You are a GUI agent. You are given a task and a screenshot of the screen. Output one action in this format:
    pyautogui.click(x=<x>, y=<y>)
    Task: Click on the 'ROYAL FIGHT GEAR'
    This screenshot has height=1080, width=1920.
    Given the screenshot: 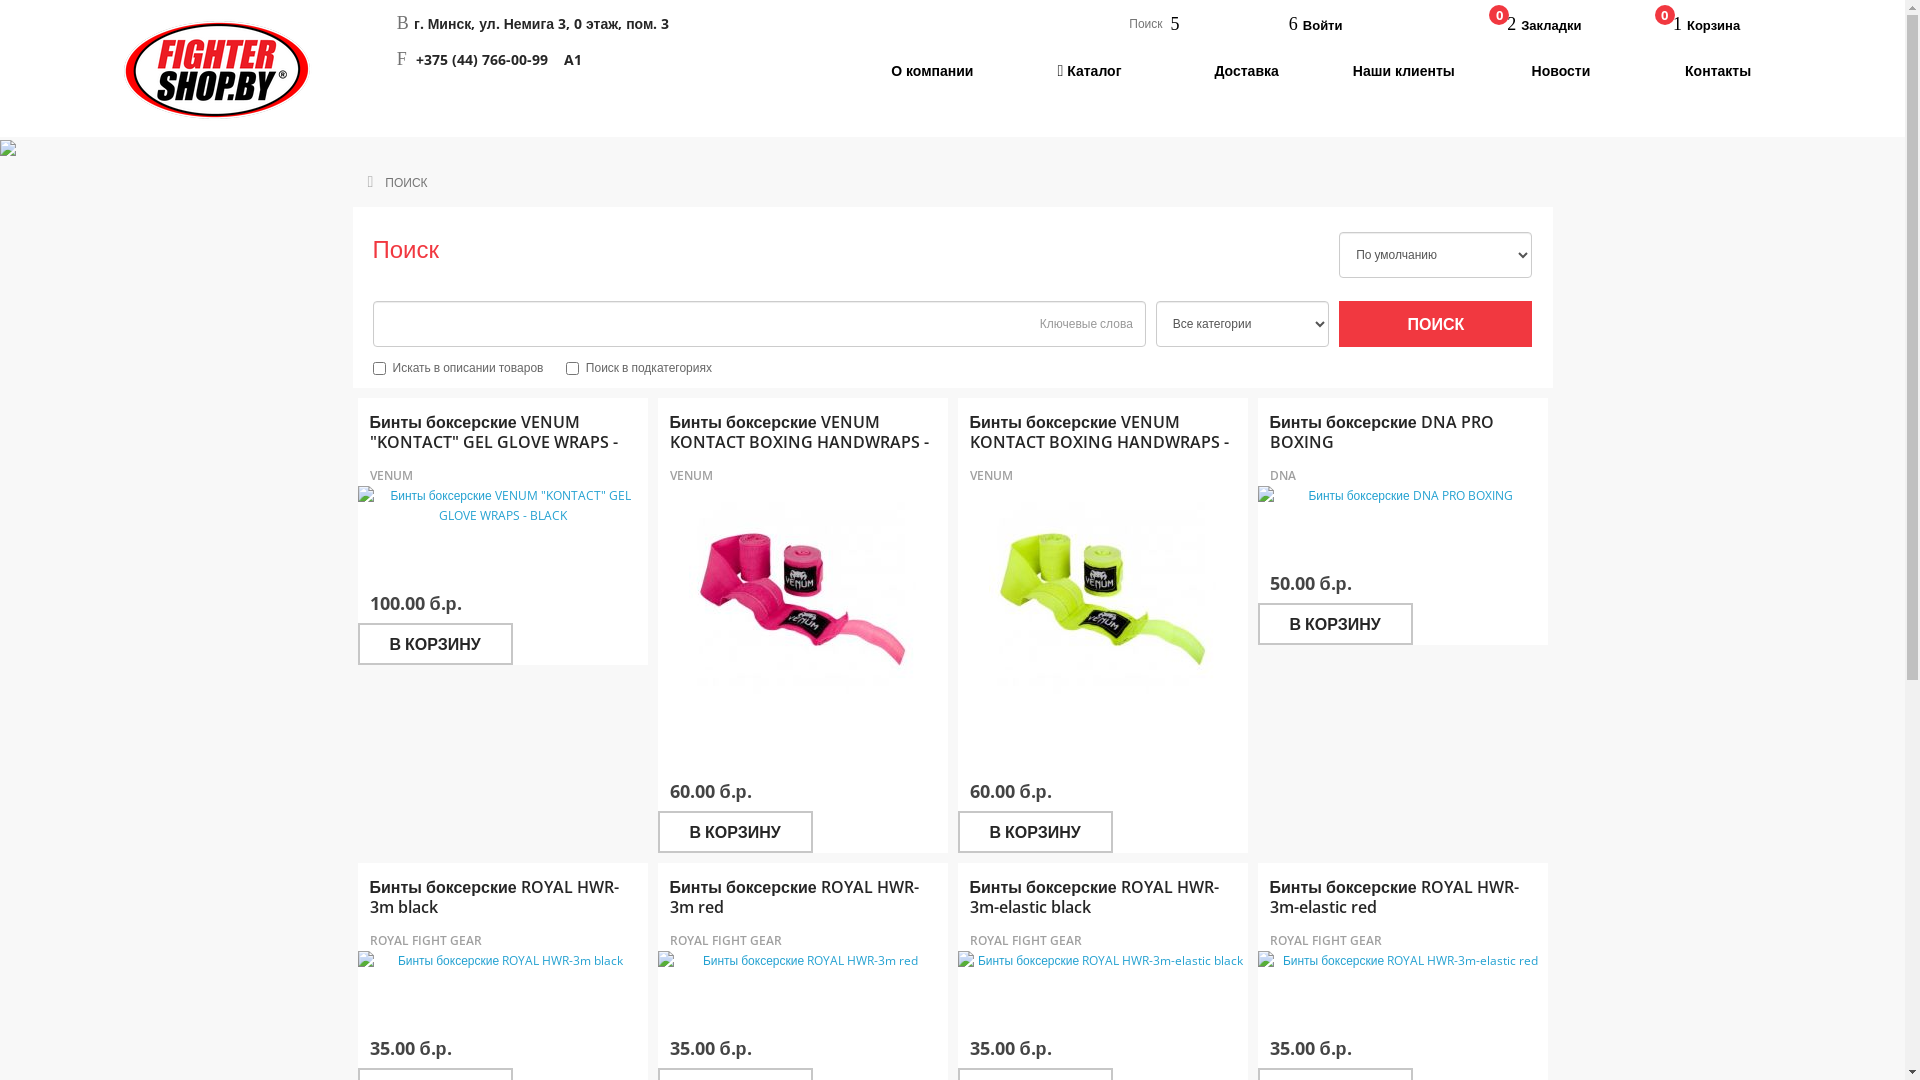 What is the action you would take?
    pyautogui.click(x=724, y=940)
    